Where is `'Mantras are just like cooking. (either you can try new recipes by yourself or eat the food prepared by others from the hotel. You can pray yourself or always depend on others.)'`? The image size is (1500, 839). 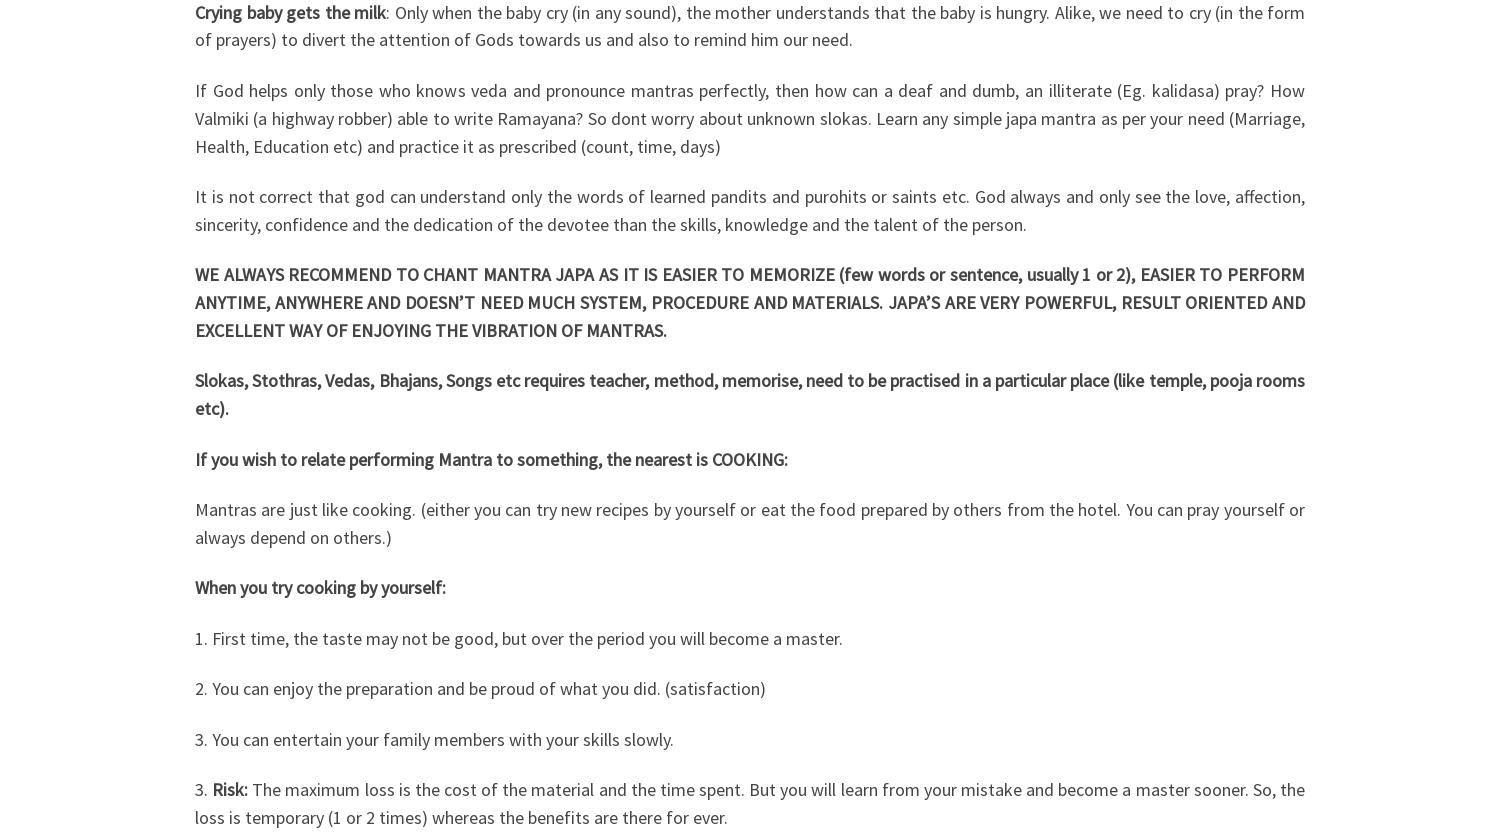
'Mantras are just like cooking. (either you can try new recipes by yourself or eat the food prepared by others from the hotel. You can pray yourself or always depend on others.)' is located at coordinates (750, 522).